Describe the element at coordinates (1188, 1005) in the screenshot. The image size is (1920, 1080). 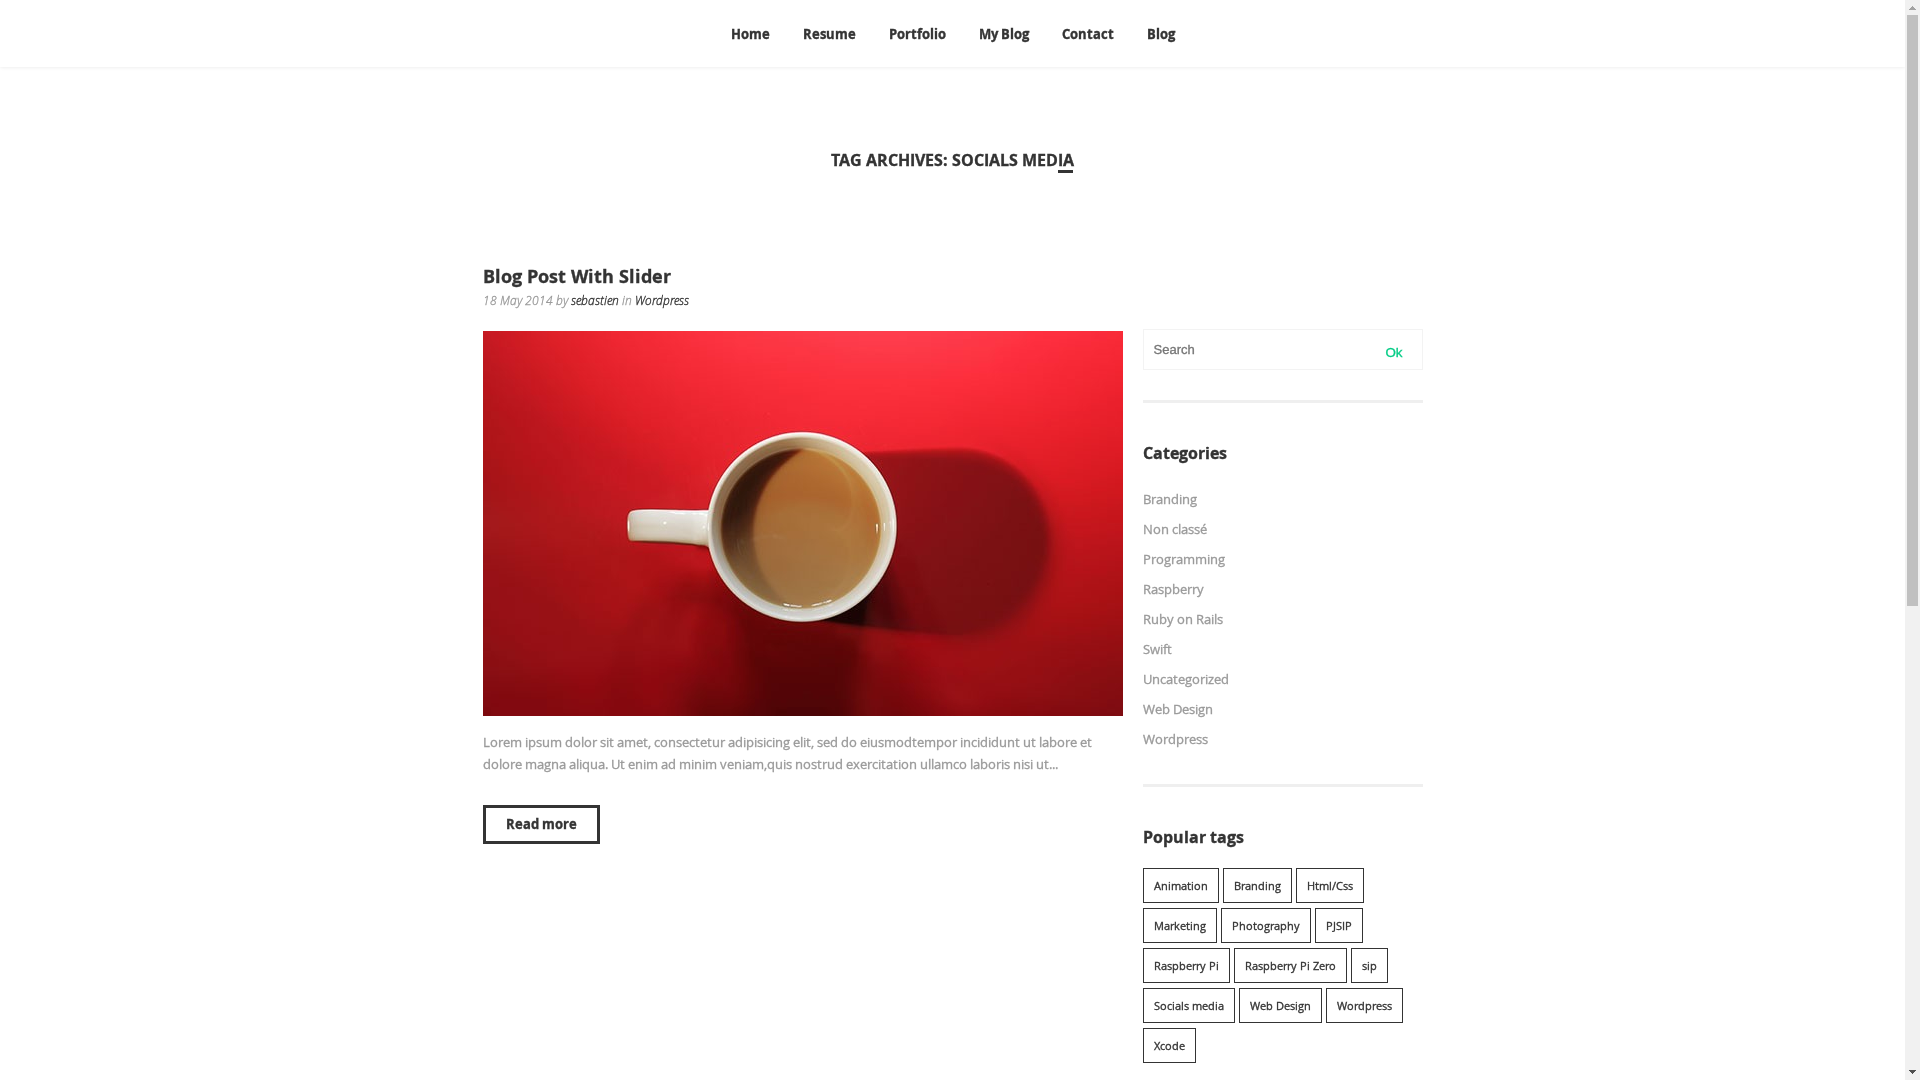
I see `'Socials media'` at that location.